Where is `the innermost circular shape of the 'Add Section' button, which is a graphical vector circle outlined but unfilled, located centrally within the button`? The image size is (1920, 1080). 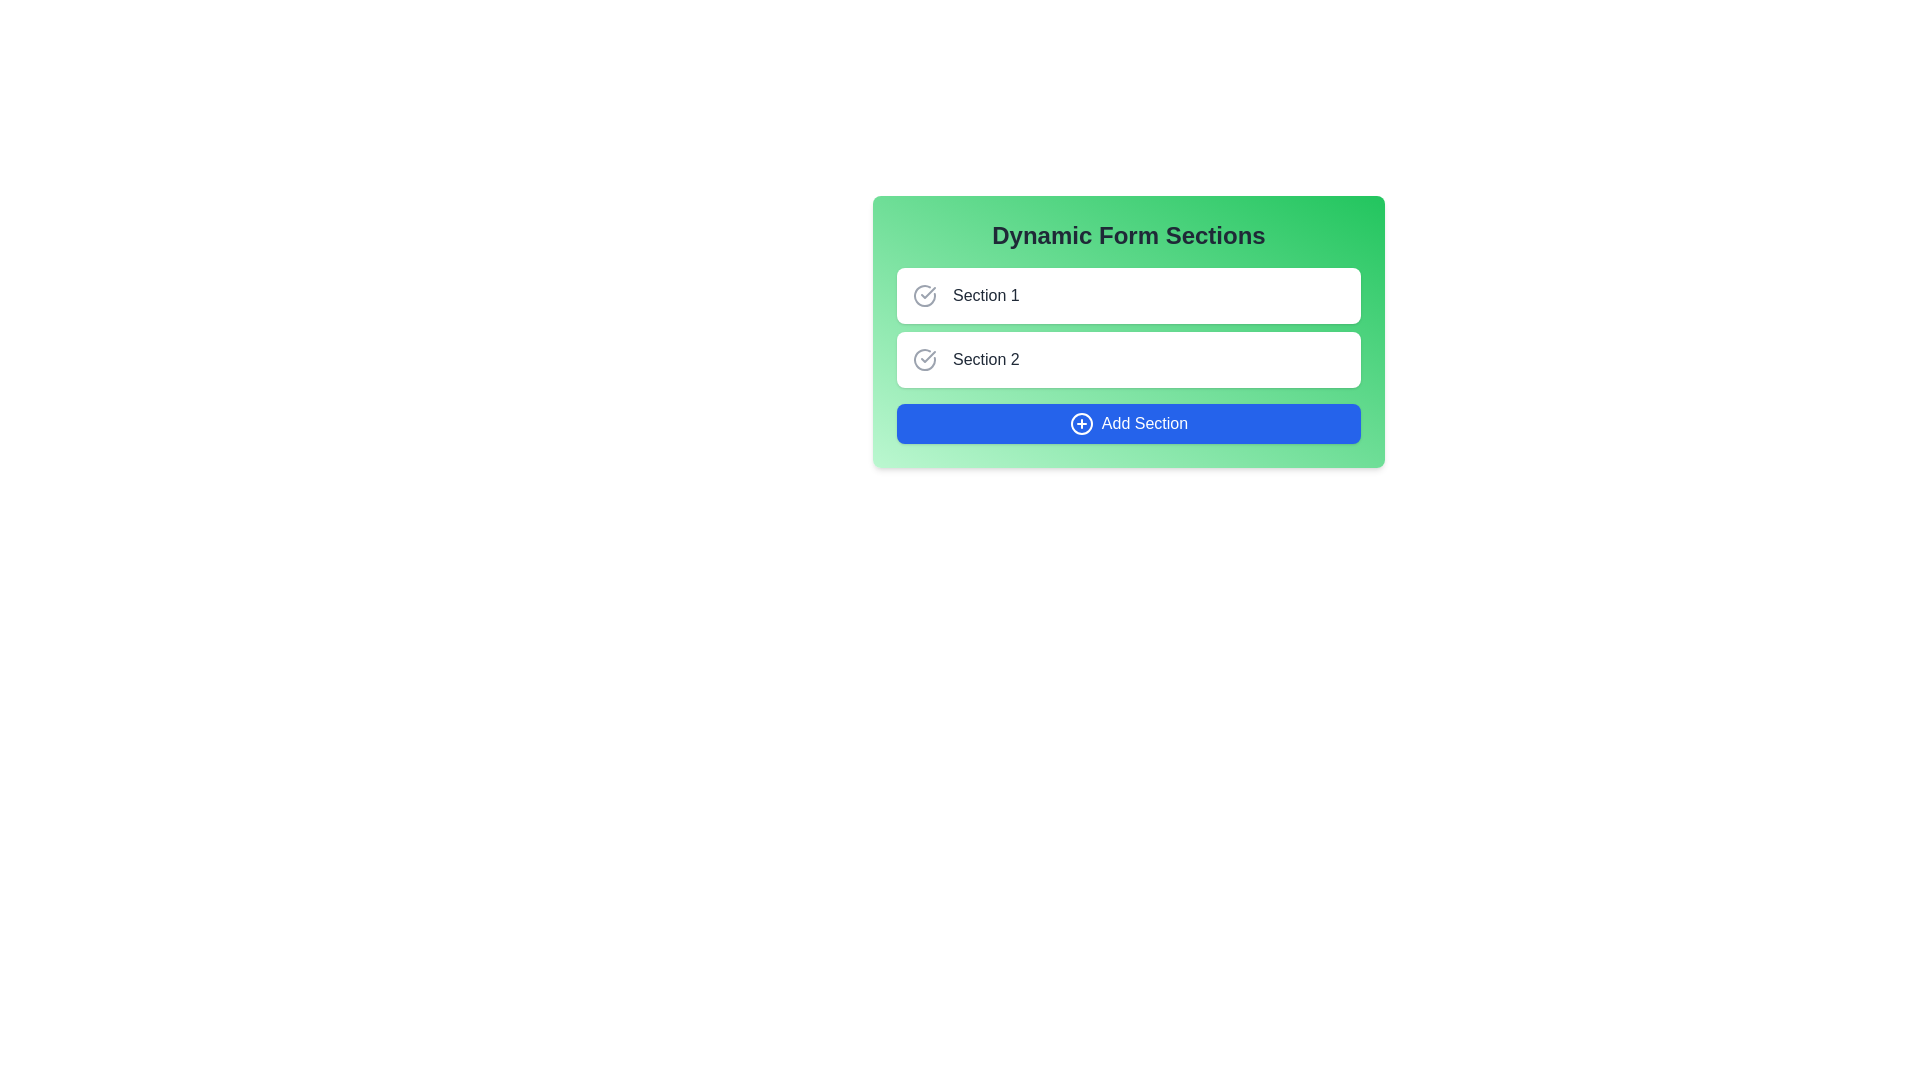 the innermost circular shape of the 'Add Section' button, which is a graphical vector circle outlined but unfilled, located centrally within the button is located at coordinates (1080, 423).